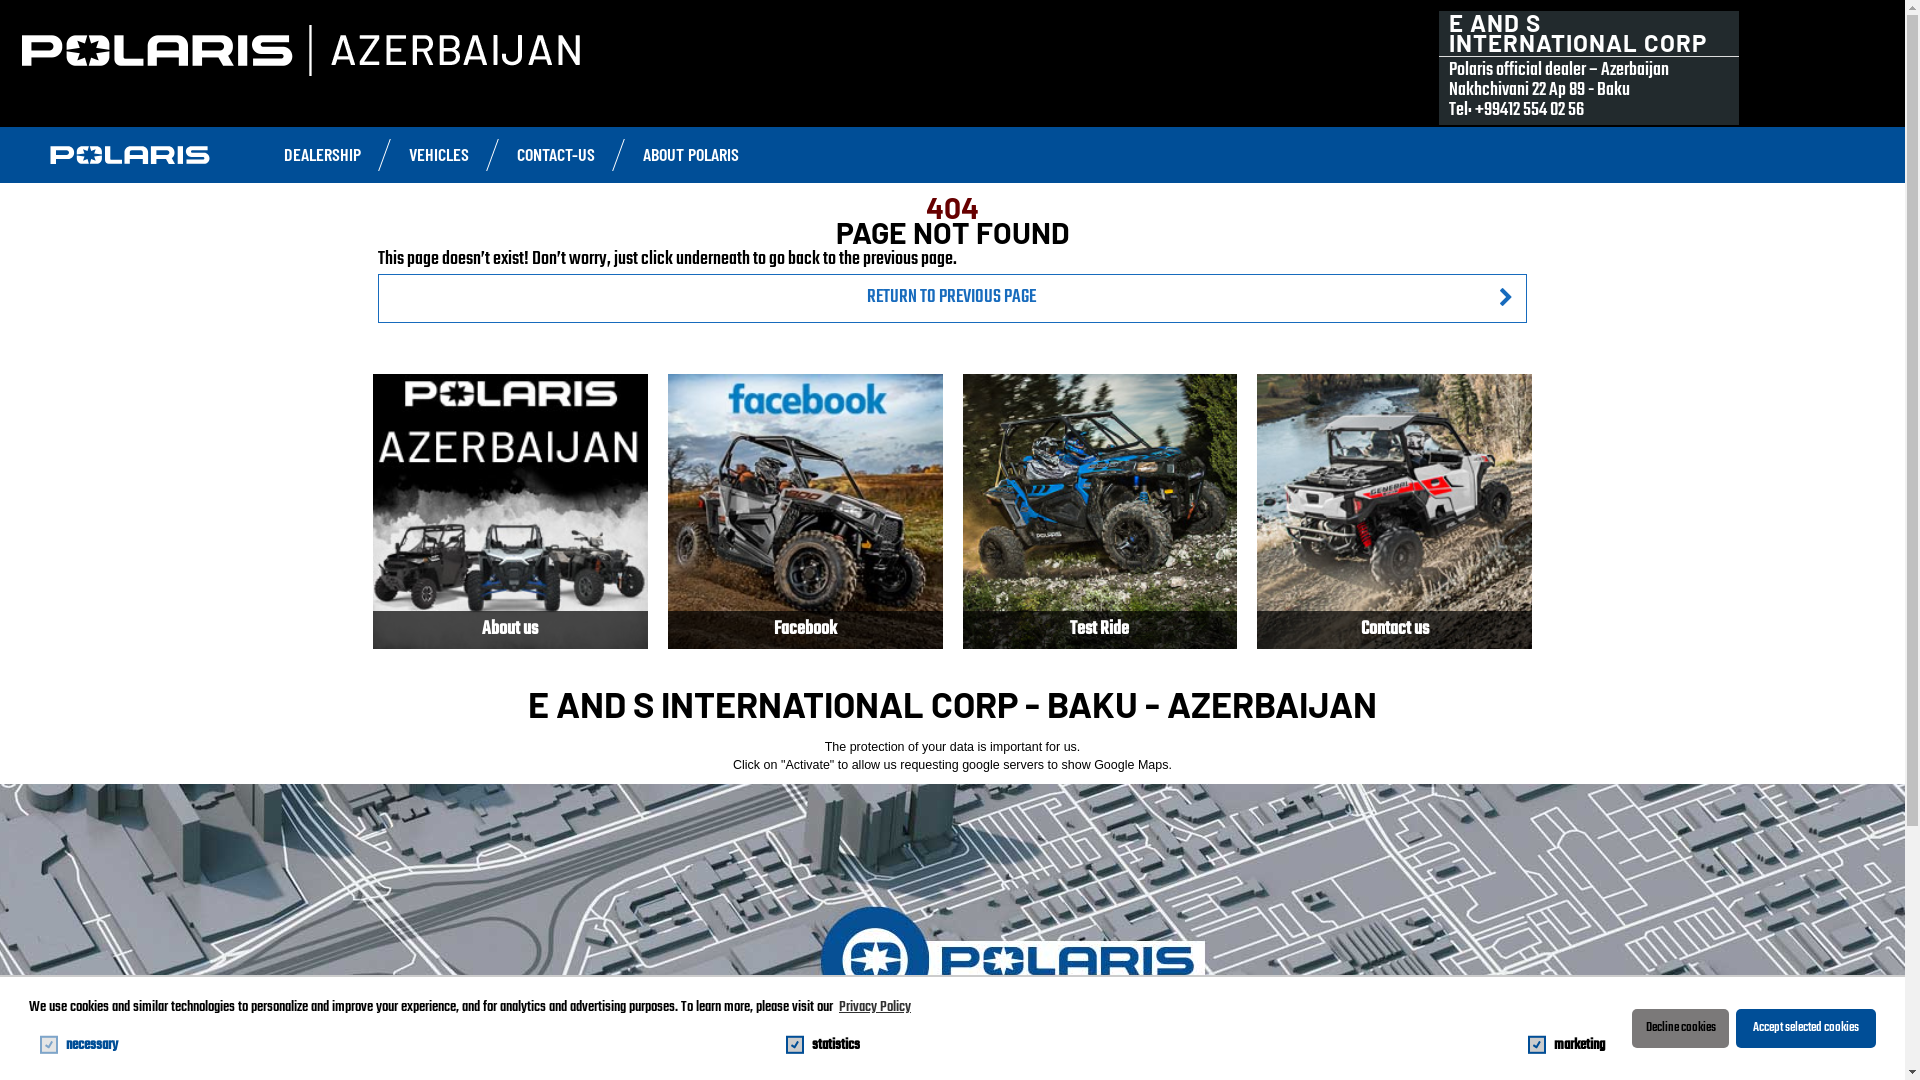 The width and height of the screenshot is (1920, 1080). Describe the element at coordinates (1098, 510) in the screenshot. I see `'Test Ride'` at that location.